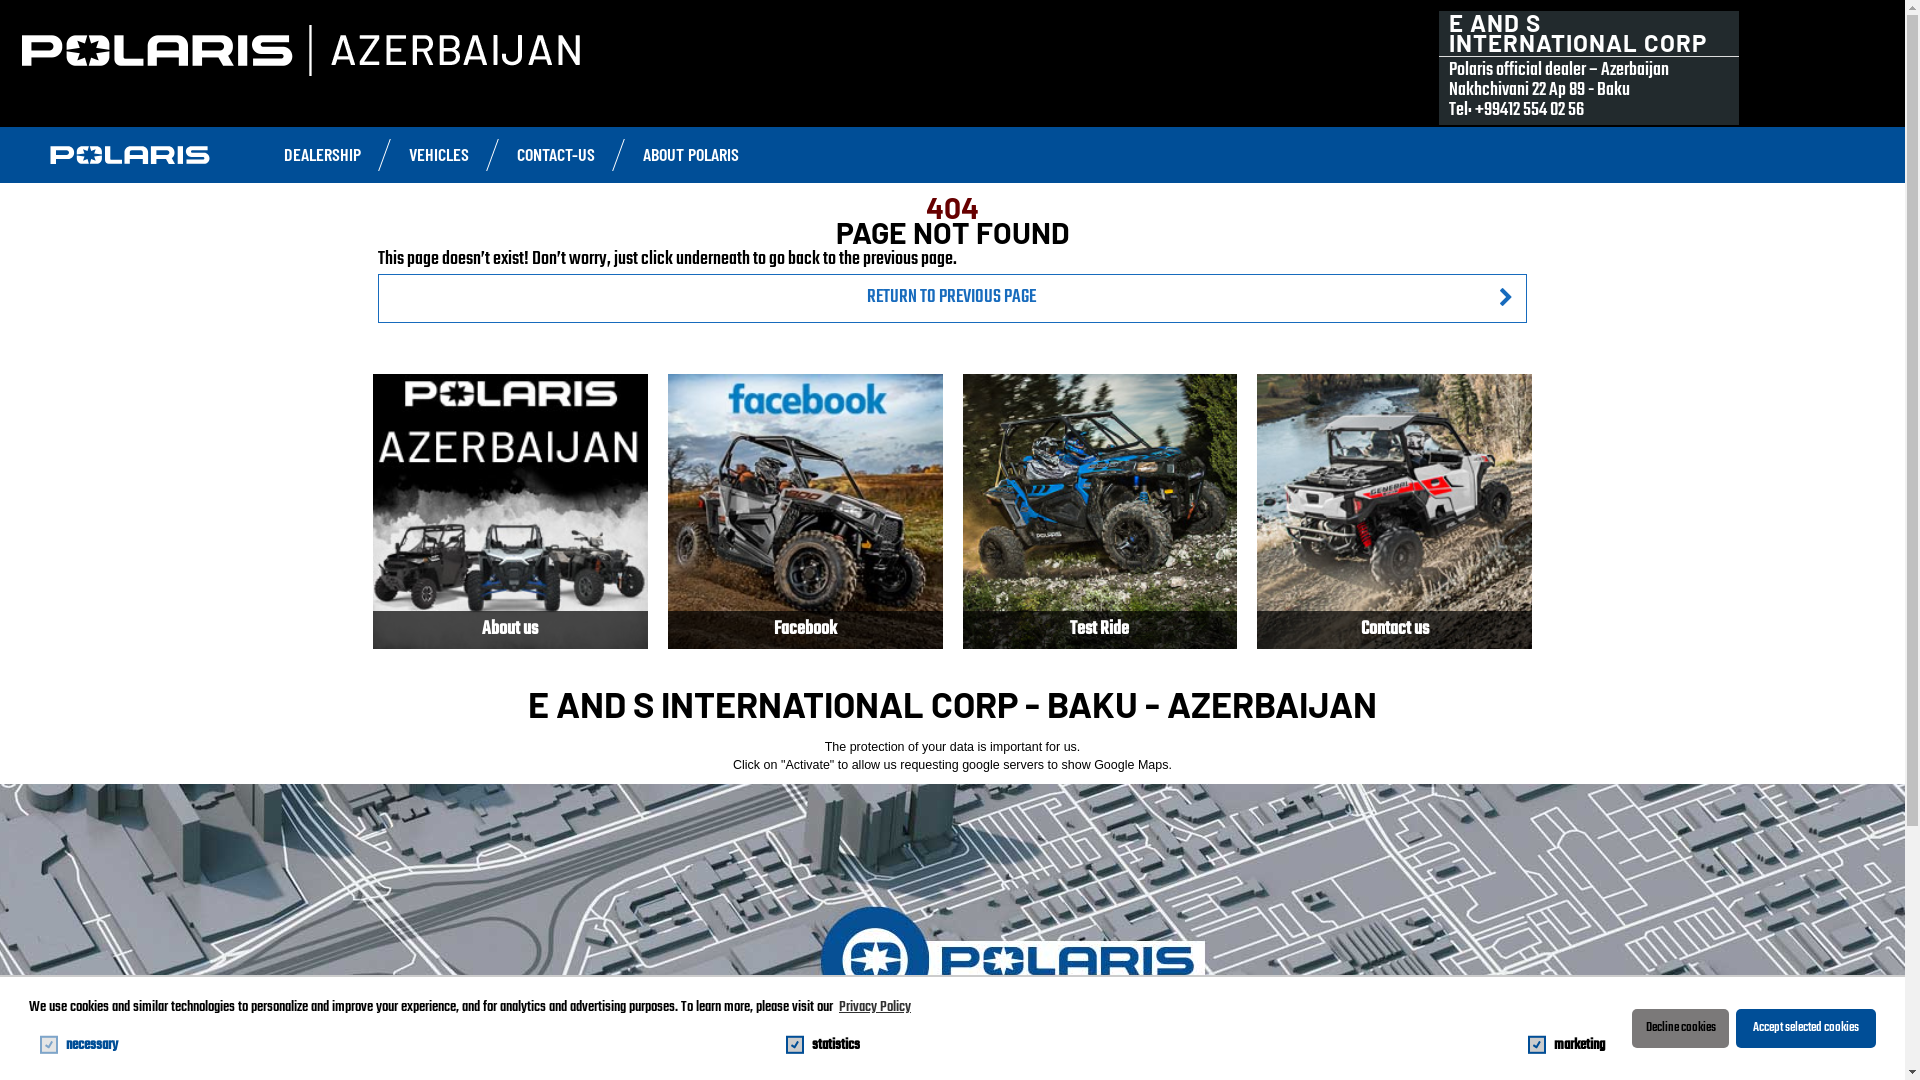 The width and height of the screenshot is (1920, 1080). Describe the element at coordinates (1098, 510) in the screenshot. I see `'Test Ride'` at that location.